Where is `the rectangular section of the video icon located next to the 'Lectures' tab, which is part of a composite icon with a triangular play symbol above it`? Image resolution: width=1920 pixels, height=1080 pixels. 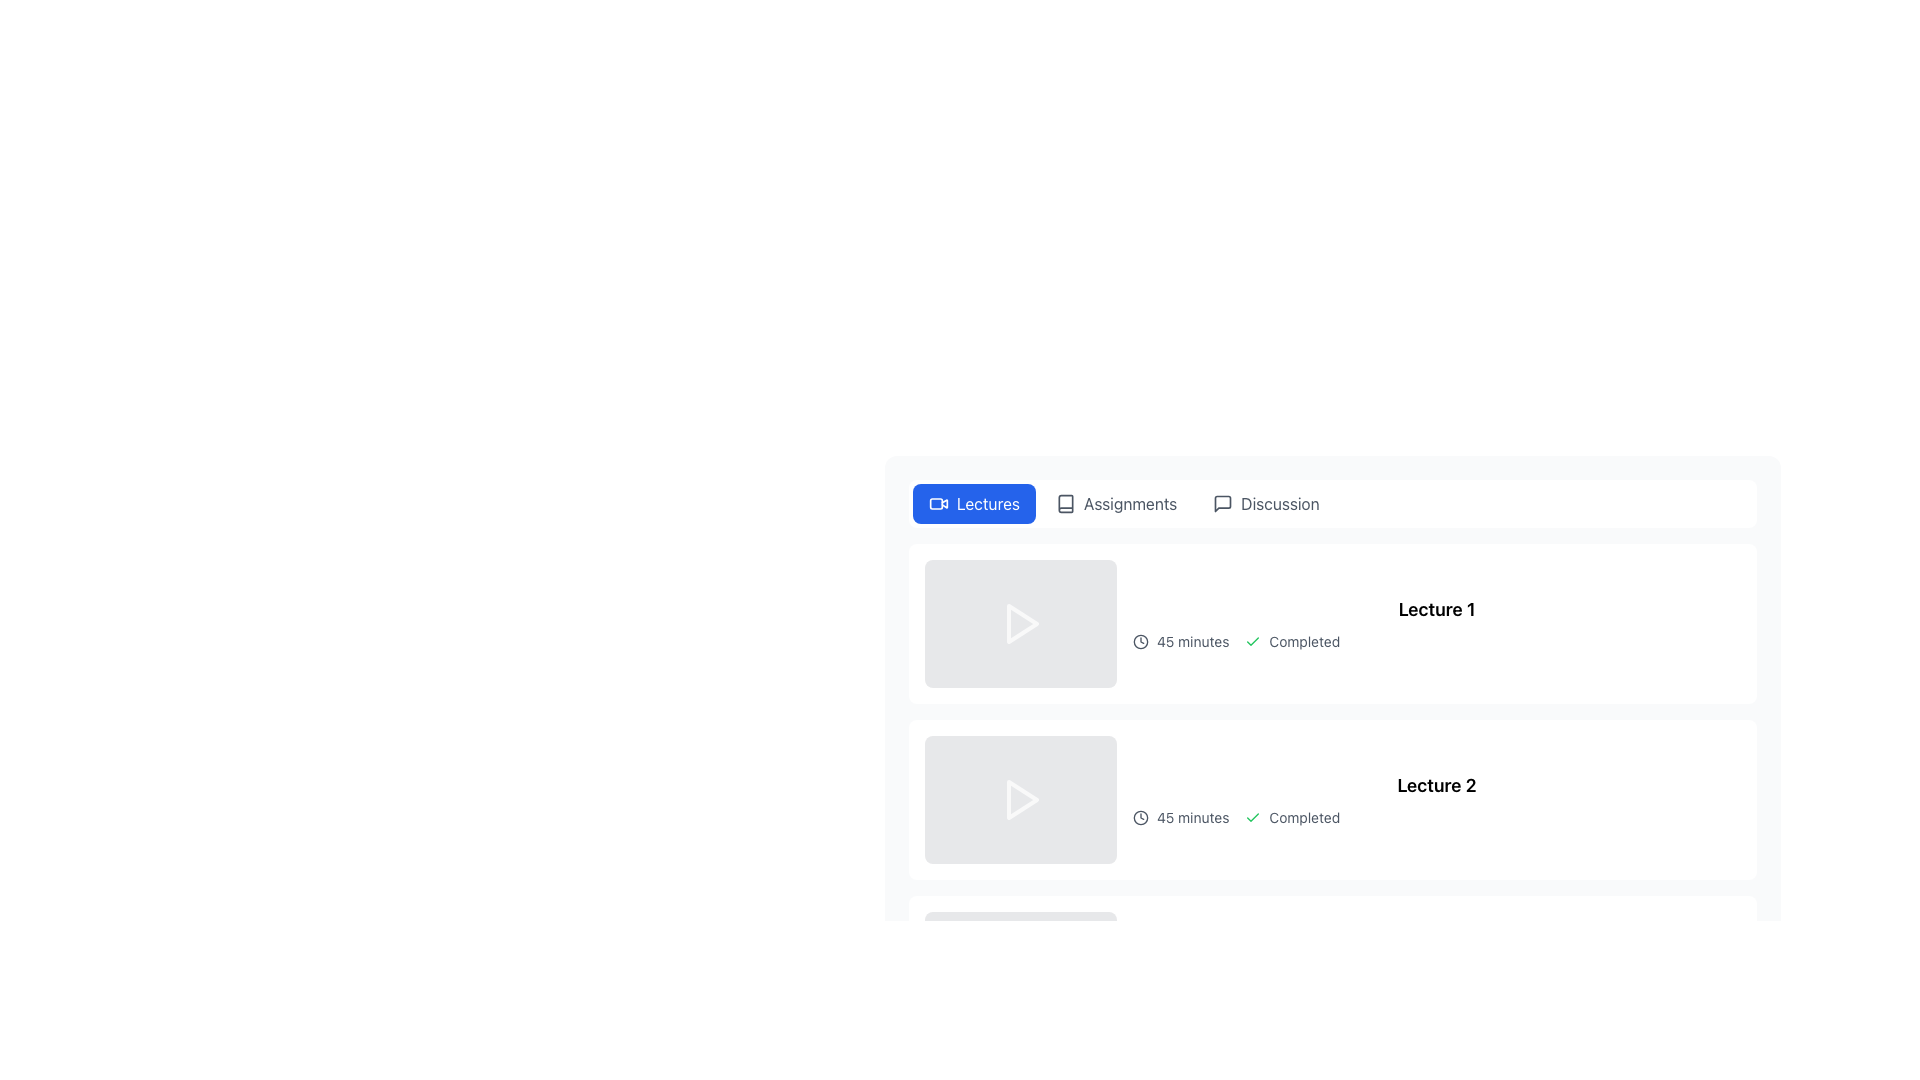
the rectangular section of the video icon located next to the 'Lectures' tab, which is part of a composite icon with a triangular play symbol above it is located at coordinates (935, 503).